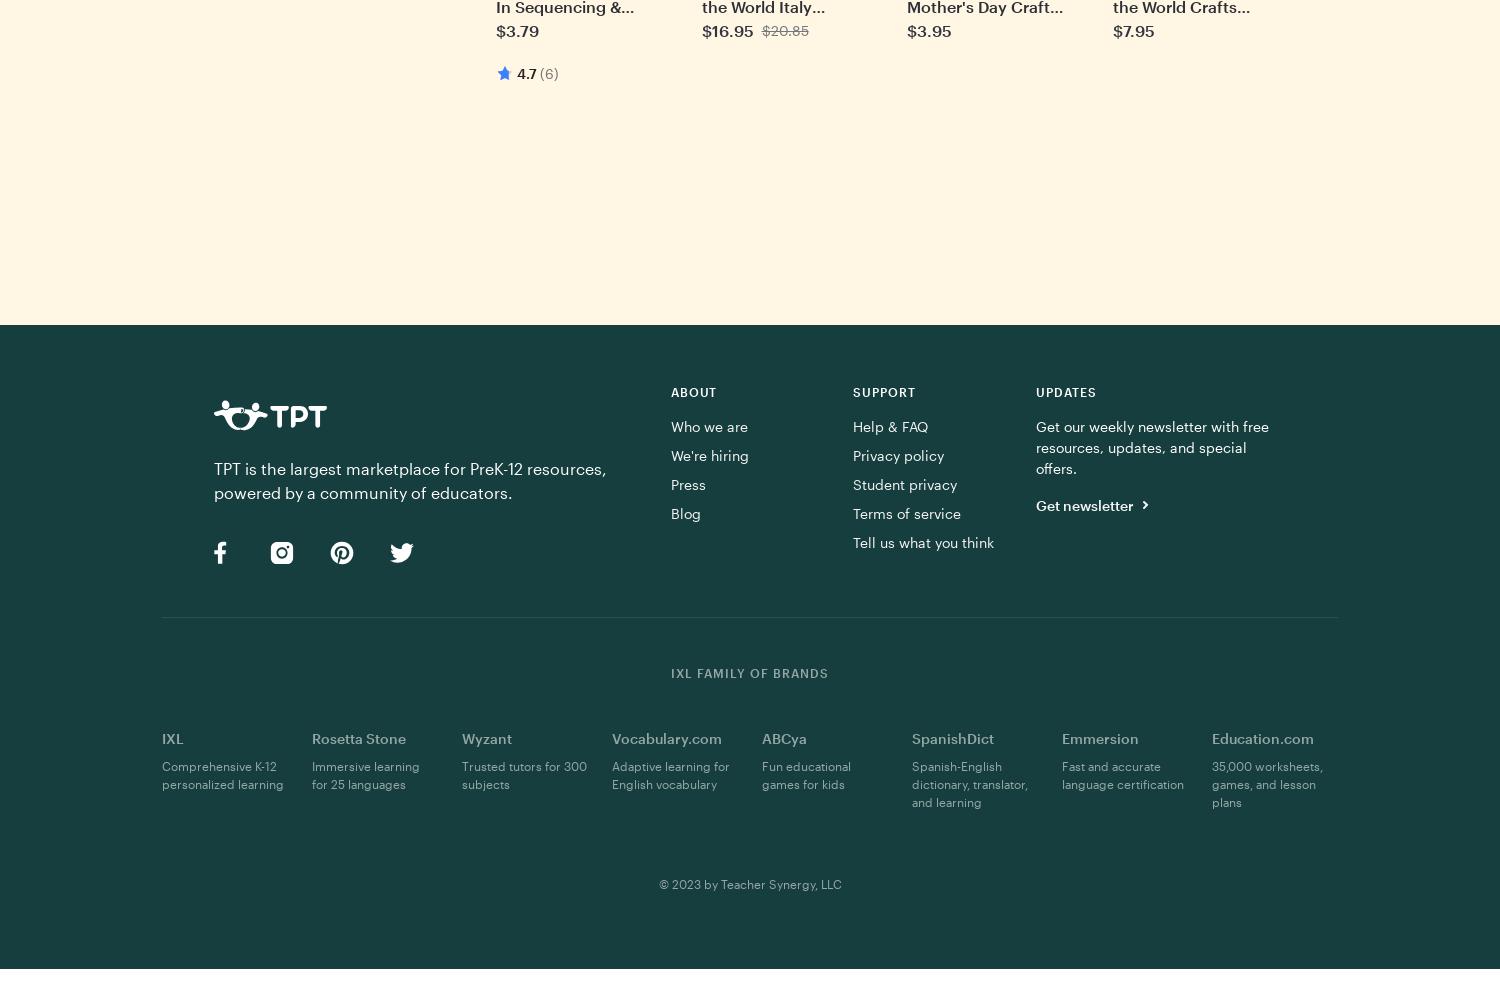  Describe the element at coordinates (526, 71) in the screenshot. I see `'4.7'` at that location.